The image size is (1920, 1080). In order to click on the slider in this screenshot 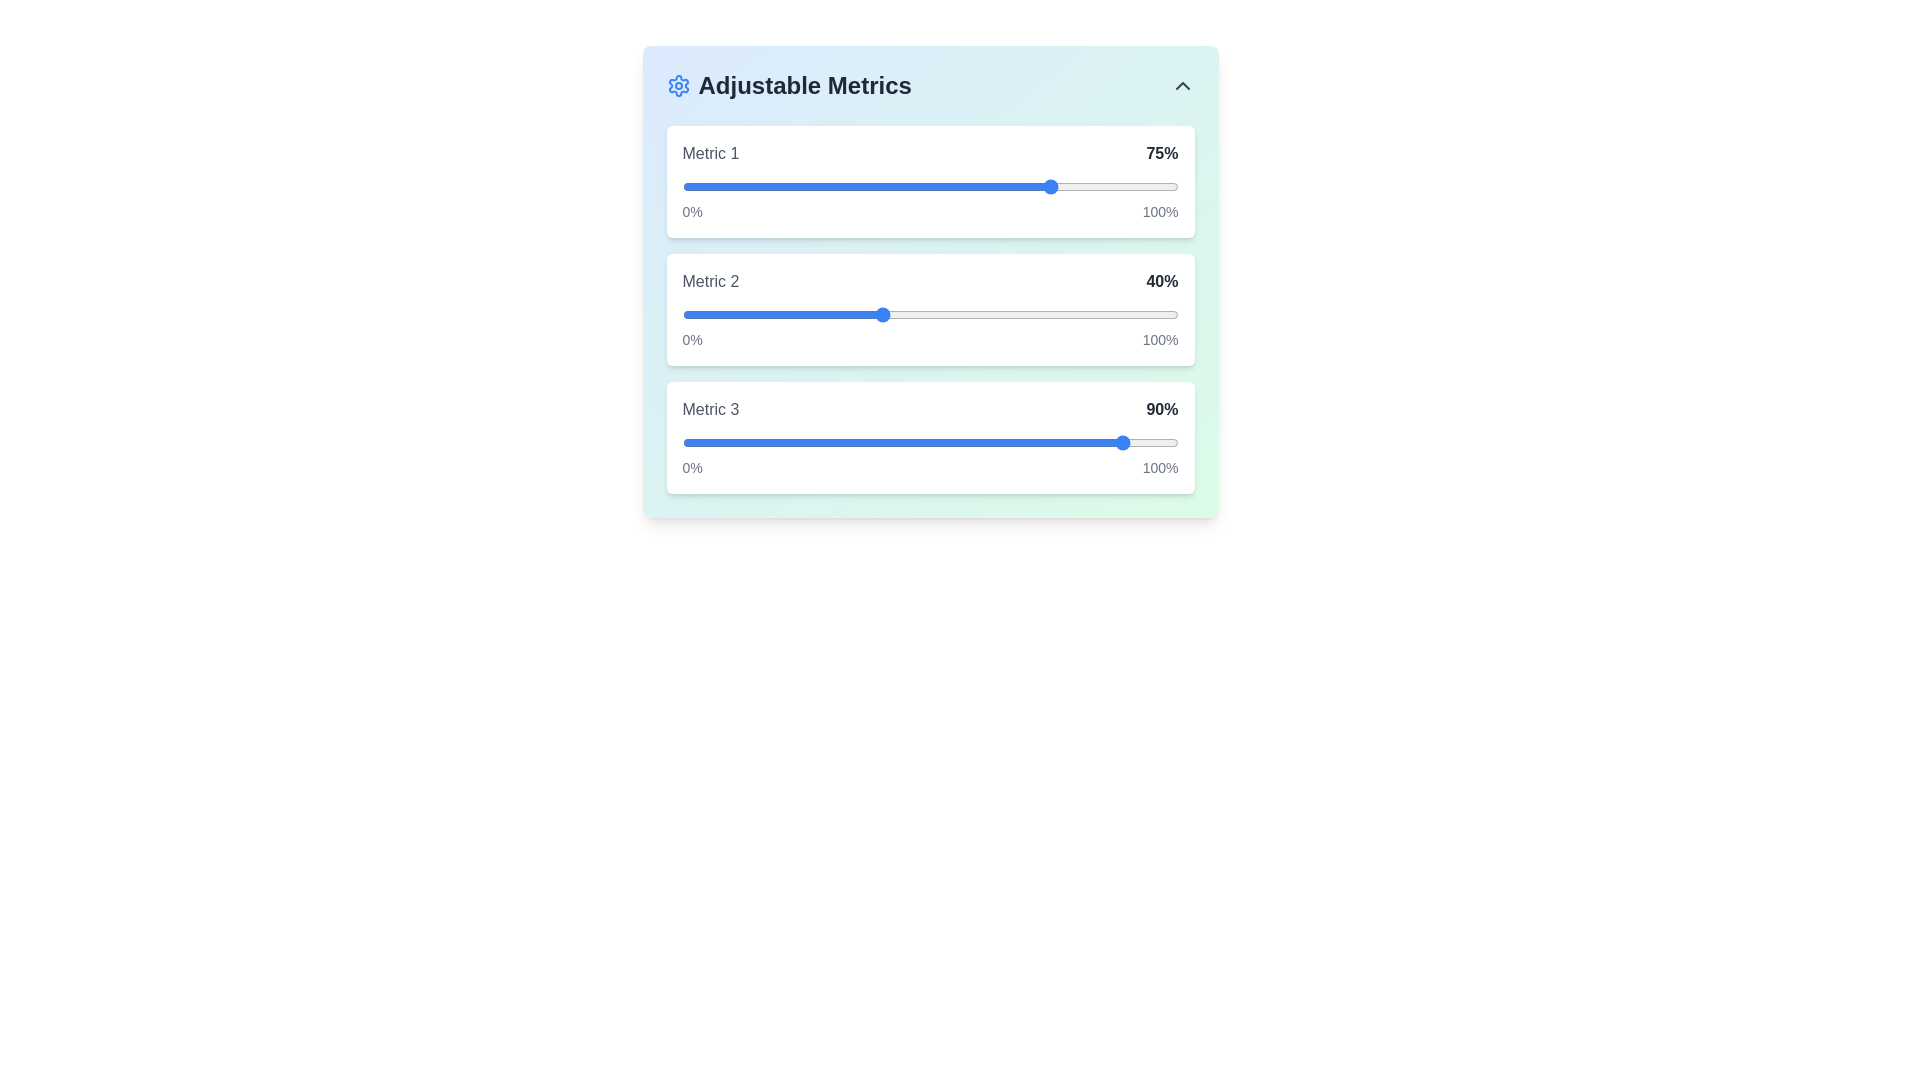, I will do `click(1034, 186)`.